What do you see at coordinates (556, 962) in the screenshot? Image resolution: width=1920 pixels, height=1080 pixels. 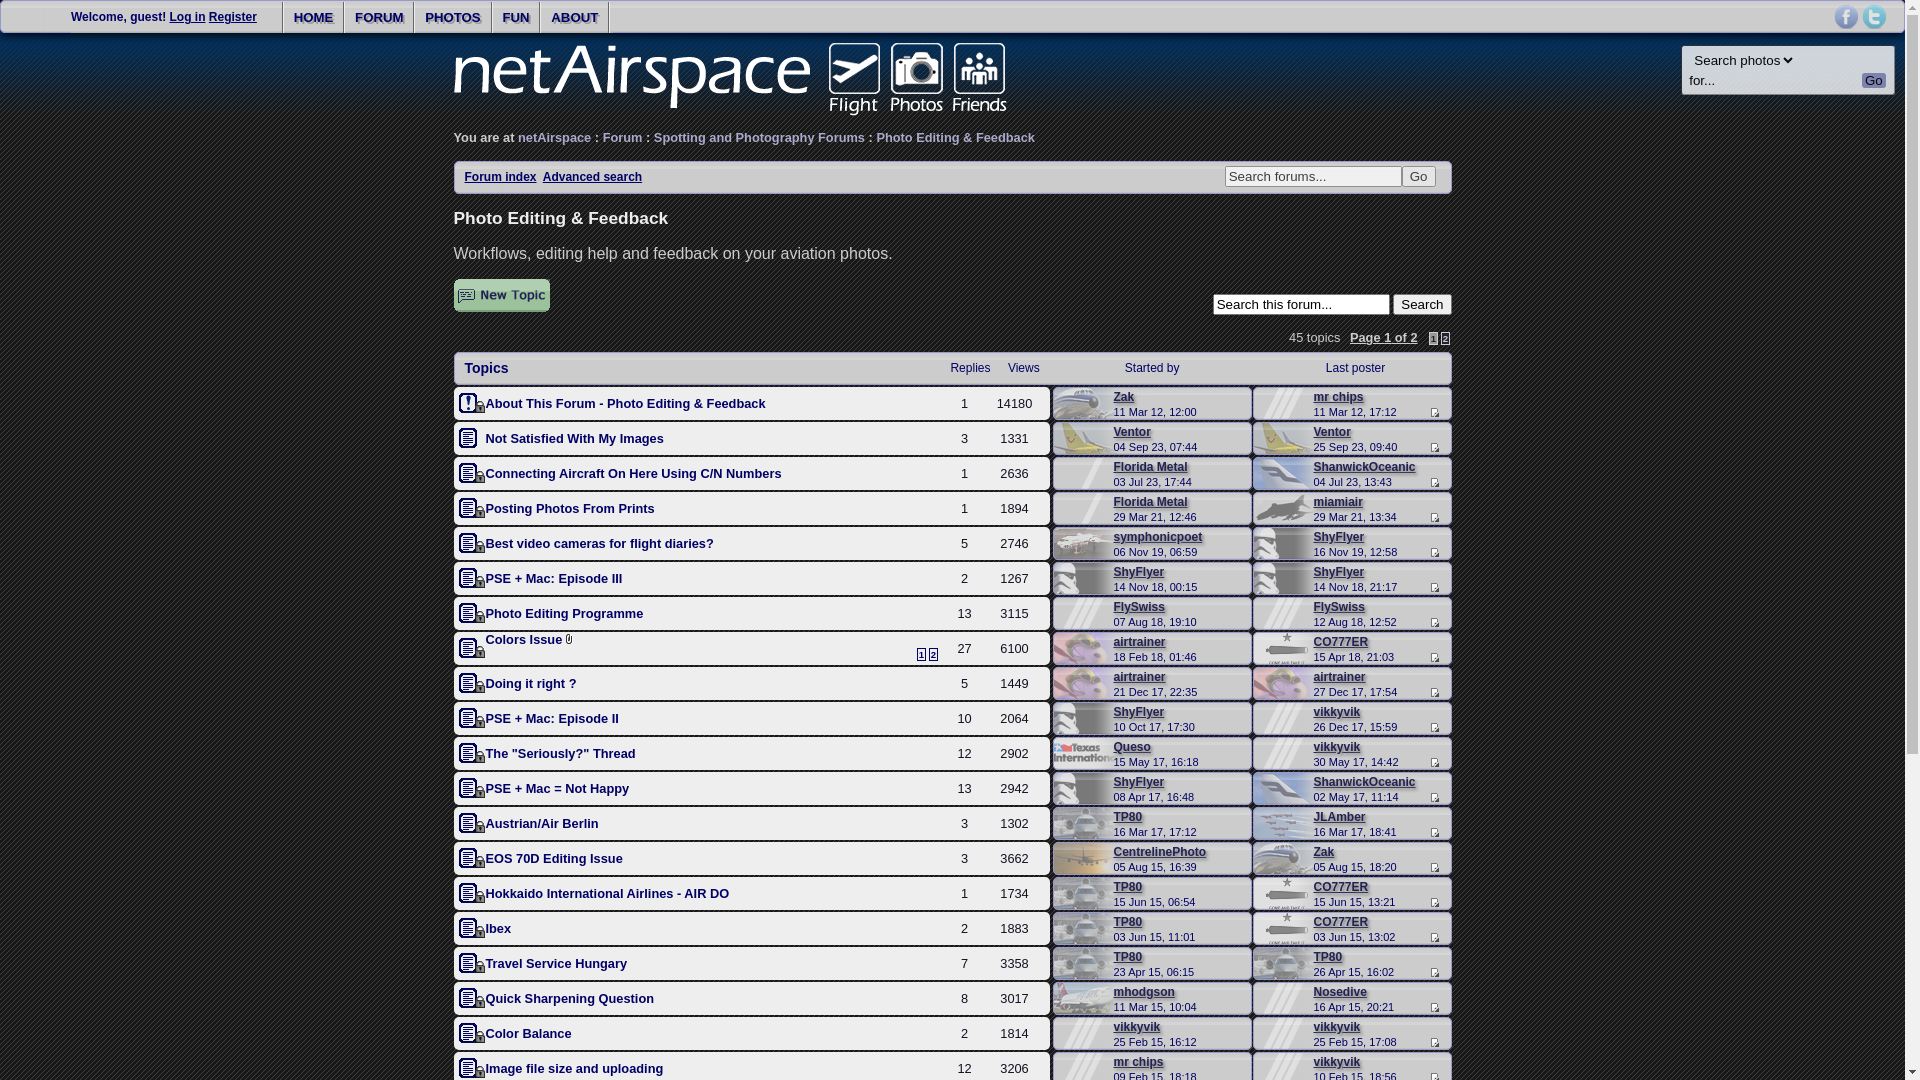 I see `'Travel Service Hungary'` at bounding box center [556, 962].